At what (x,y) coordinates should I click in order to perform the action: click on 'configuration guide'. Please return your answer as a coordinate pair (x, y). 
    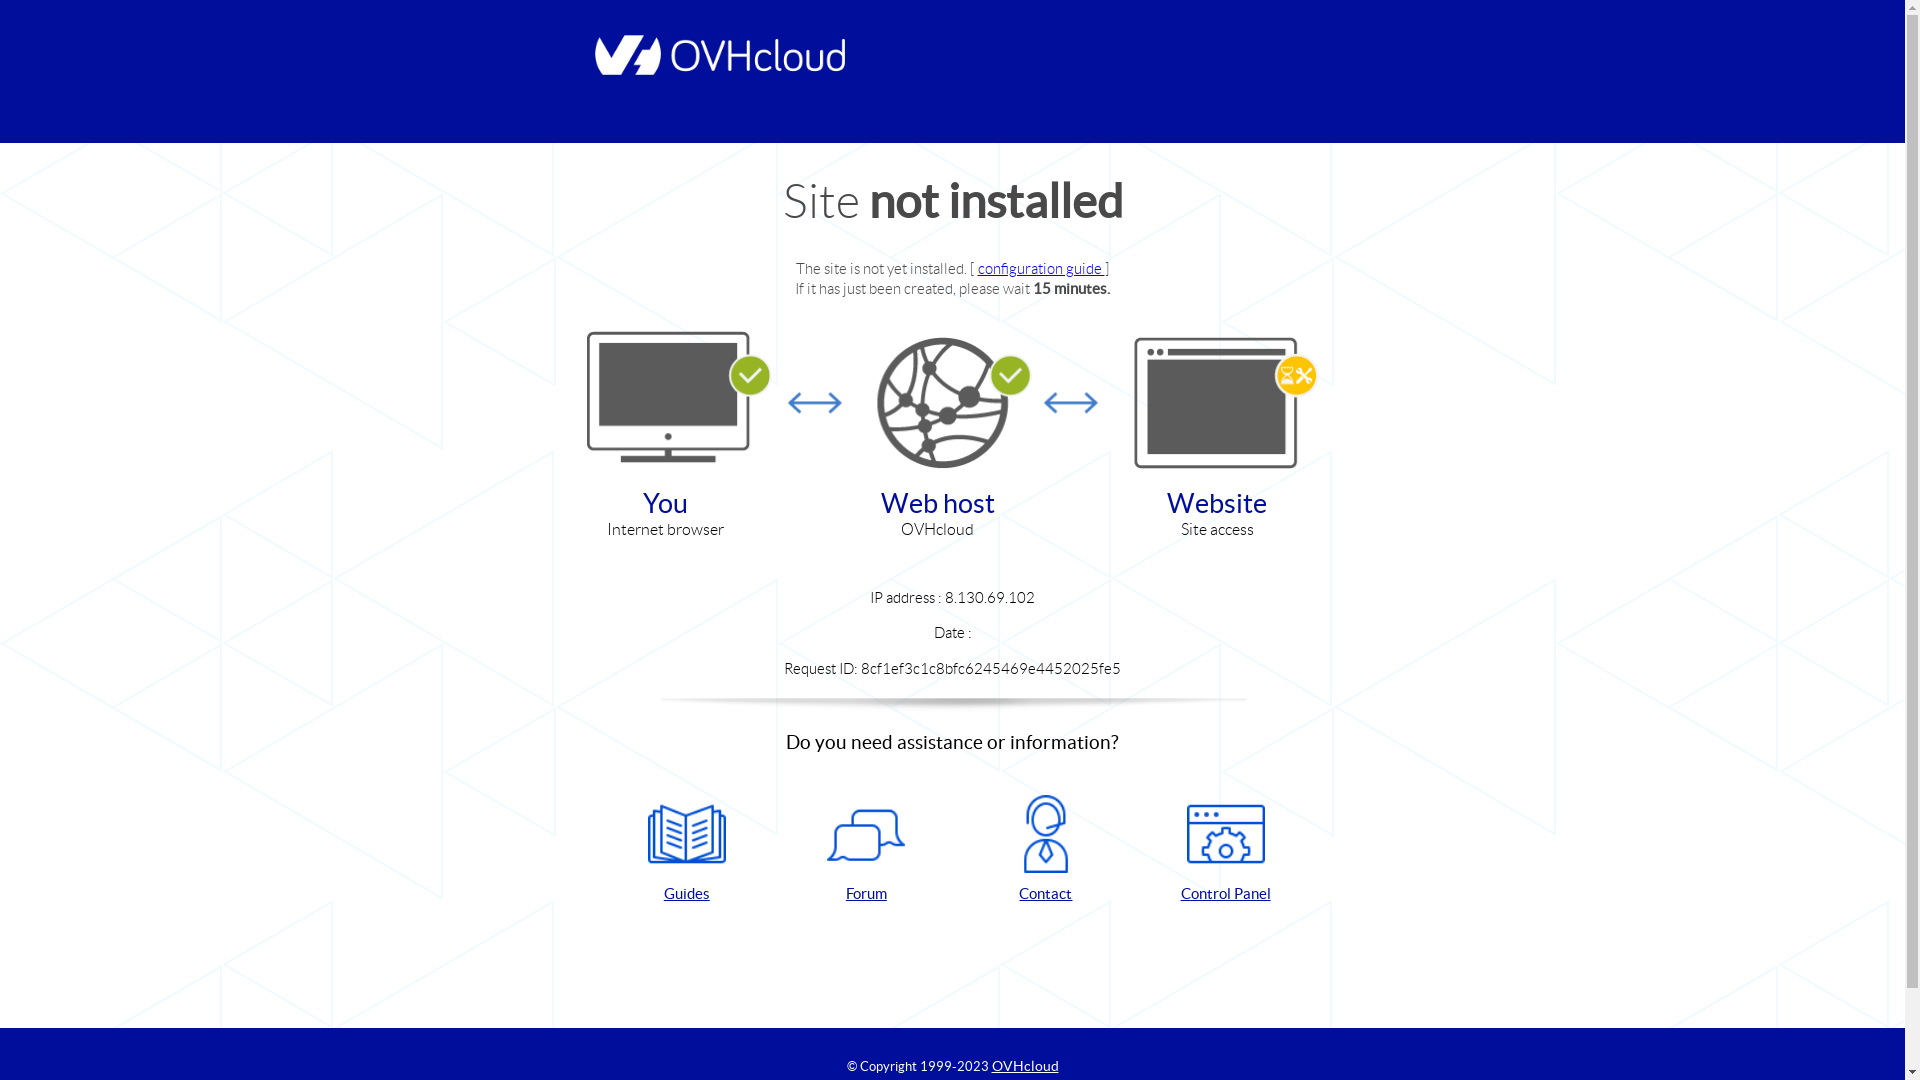
    Looking at the image, I should click on (1040, 267).